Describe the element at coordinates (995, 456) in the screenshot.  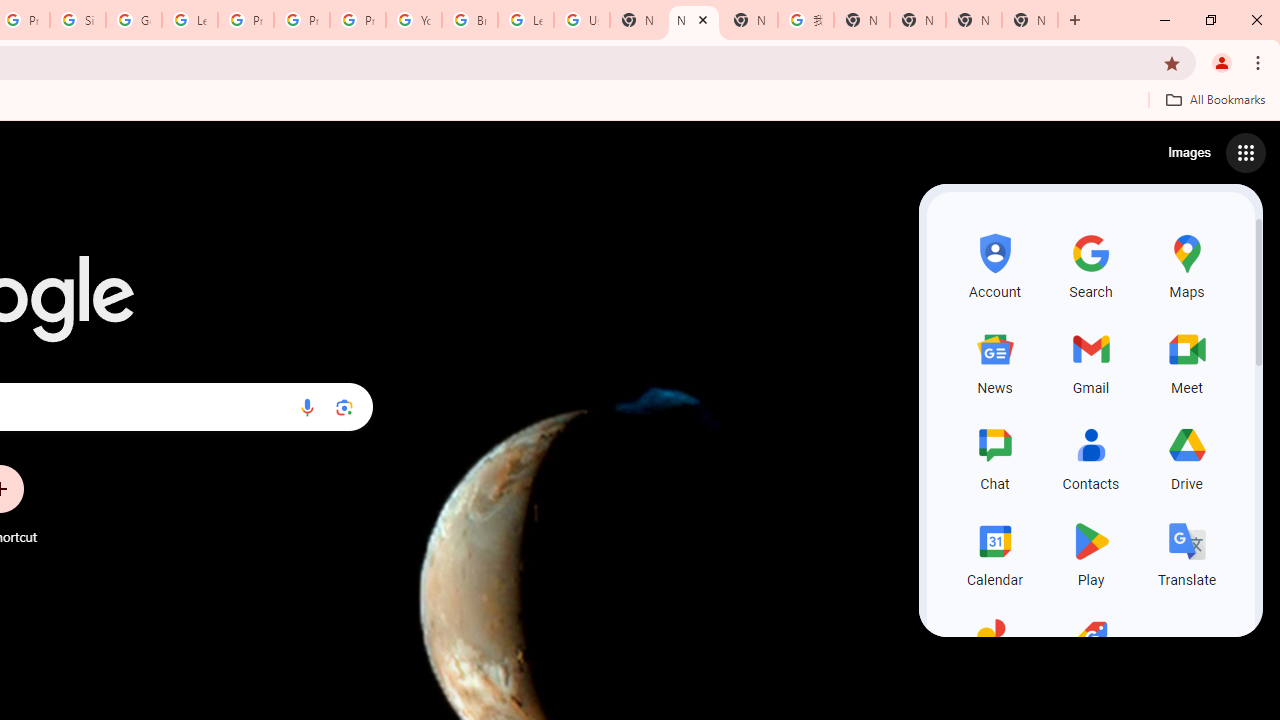
I see `'Chat, row 3 of 5 and column 1 of 3 in the first section'` at that location.